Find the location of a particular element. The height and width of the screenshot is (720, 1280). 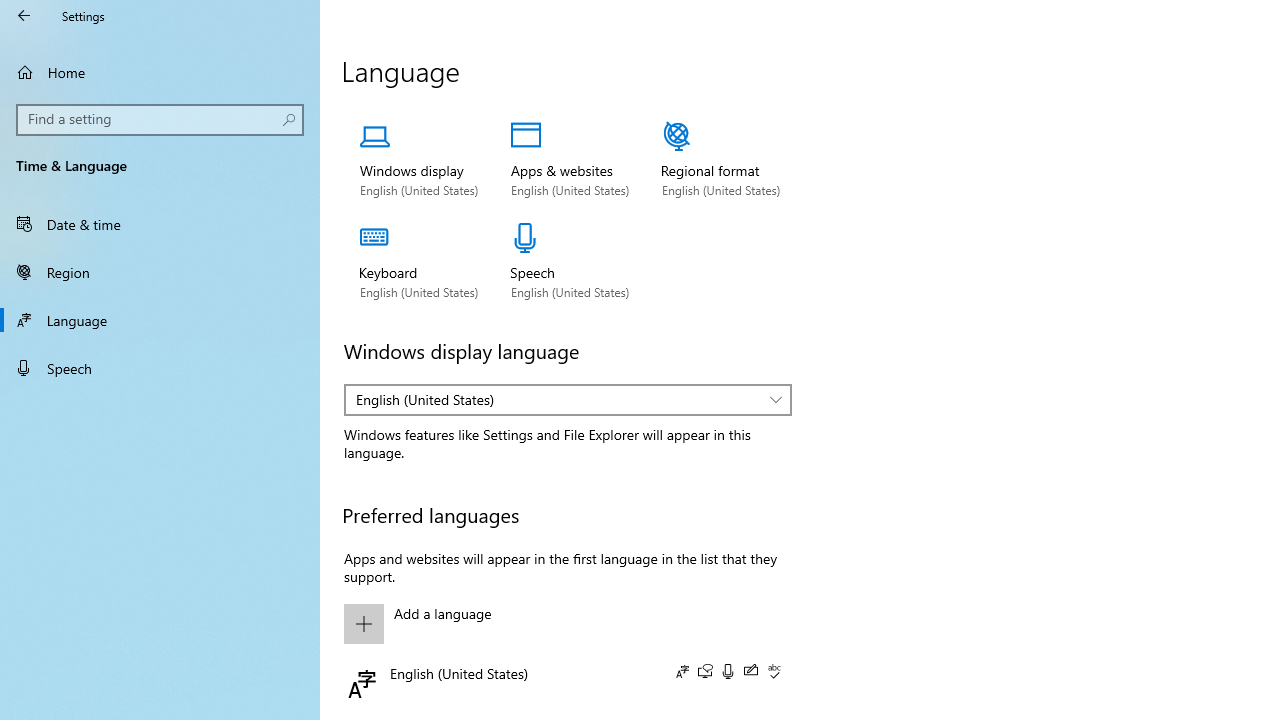

'Windows display language' is located at coordinates (567, 399).